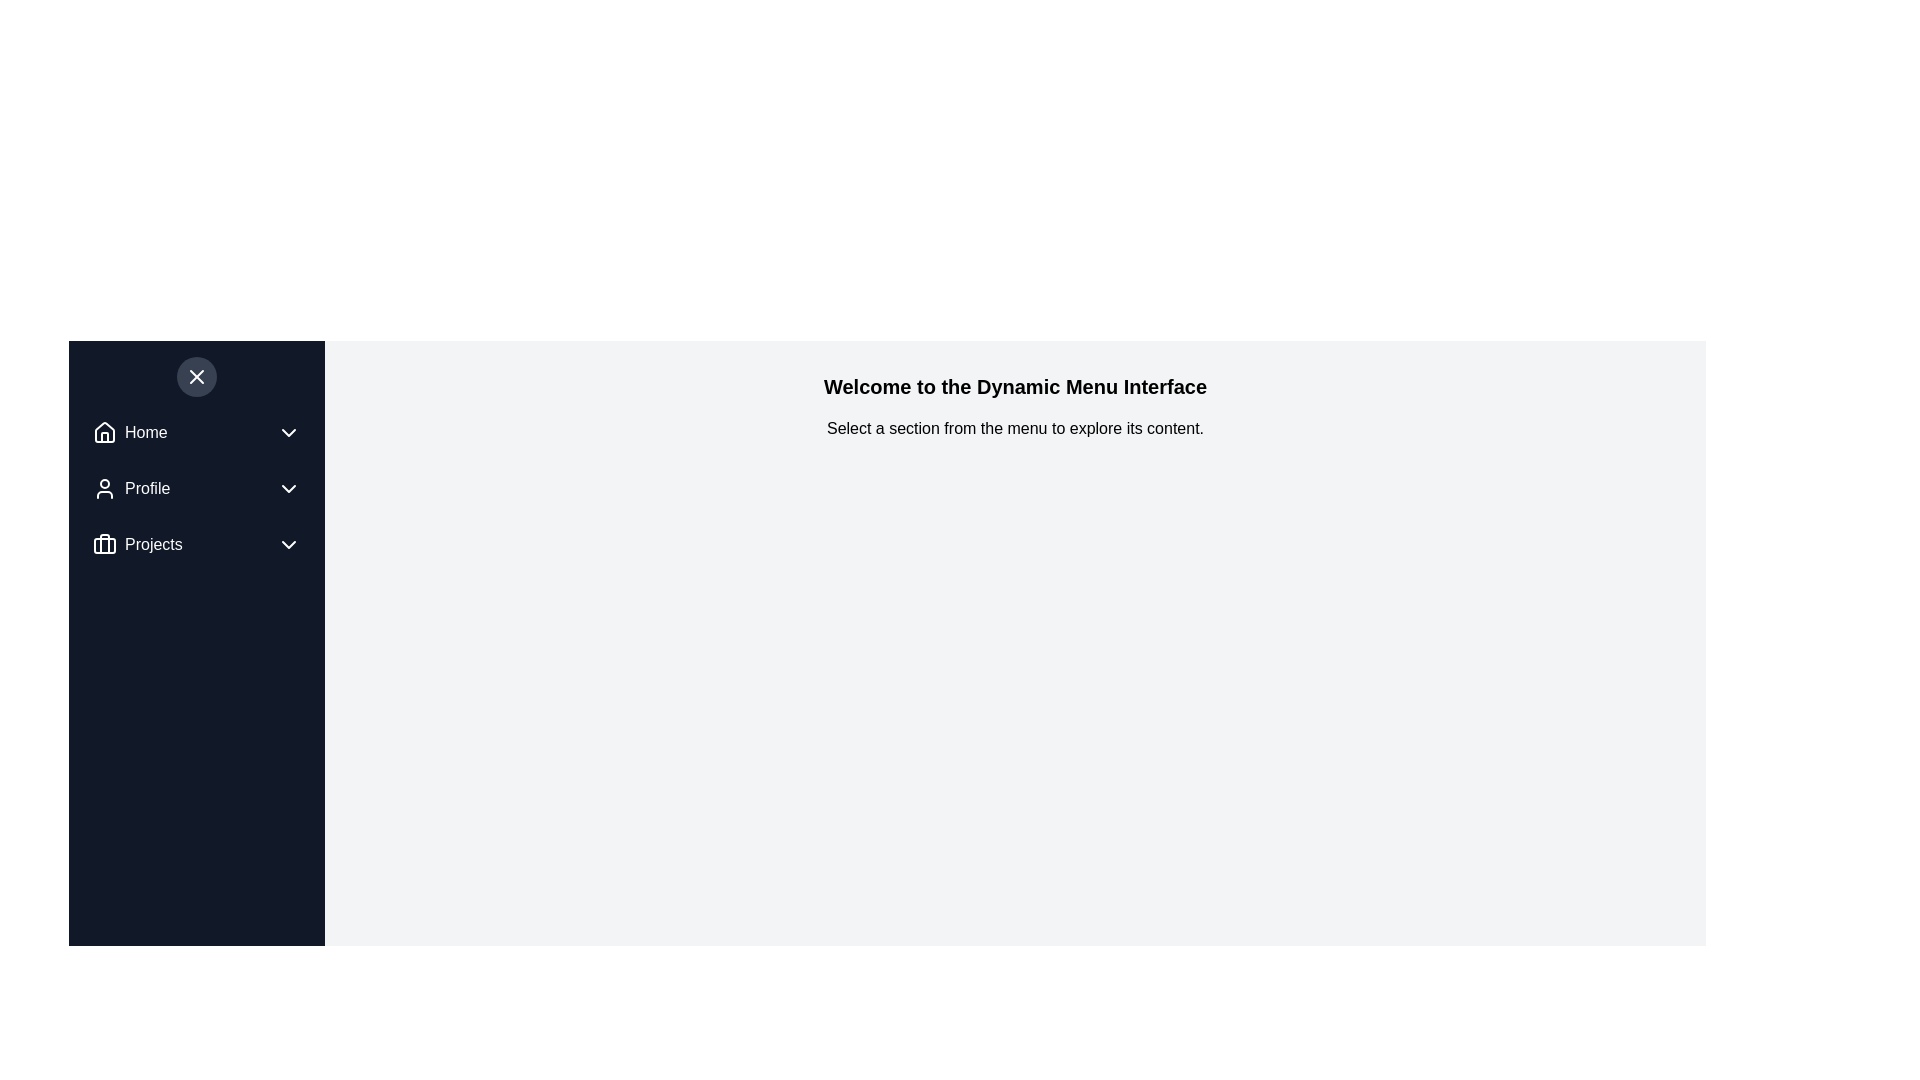  Describe the element at coordinates (196, 431) in the screenshot. I see `the dropdown indicator arrow on the 'Home' menu item` at that location.